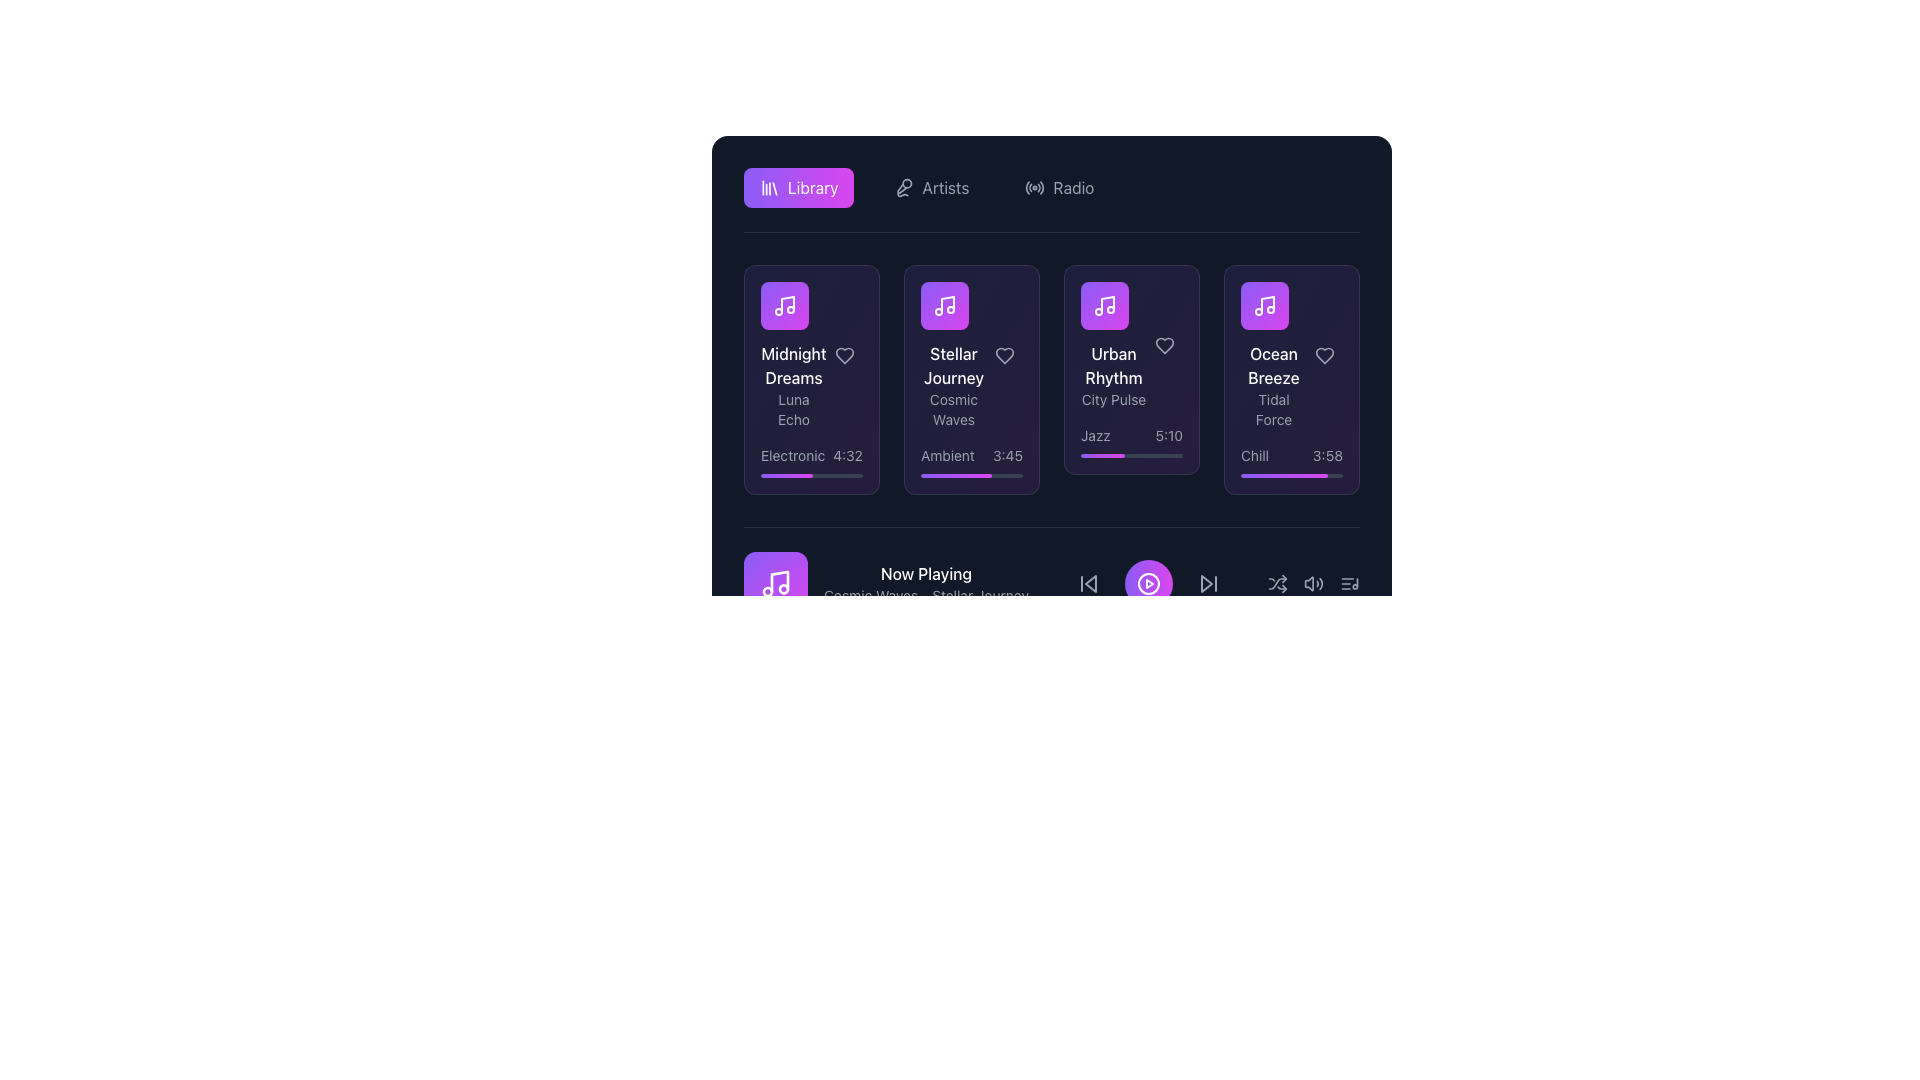  What do you see at coordinates (944, 305) in the screenshot?
I see `the musical note icon, which is styled with a white color and located within the second card of the Library section, centered in the upper part of the card` at bounding box center [944, 305].